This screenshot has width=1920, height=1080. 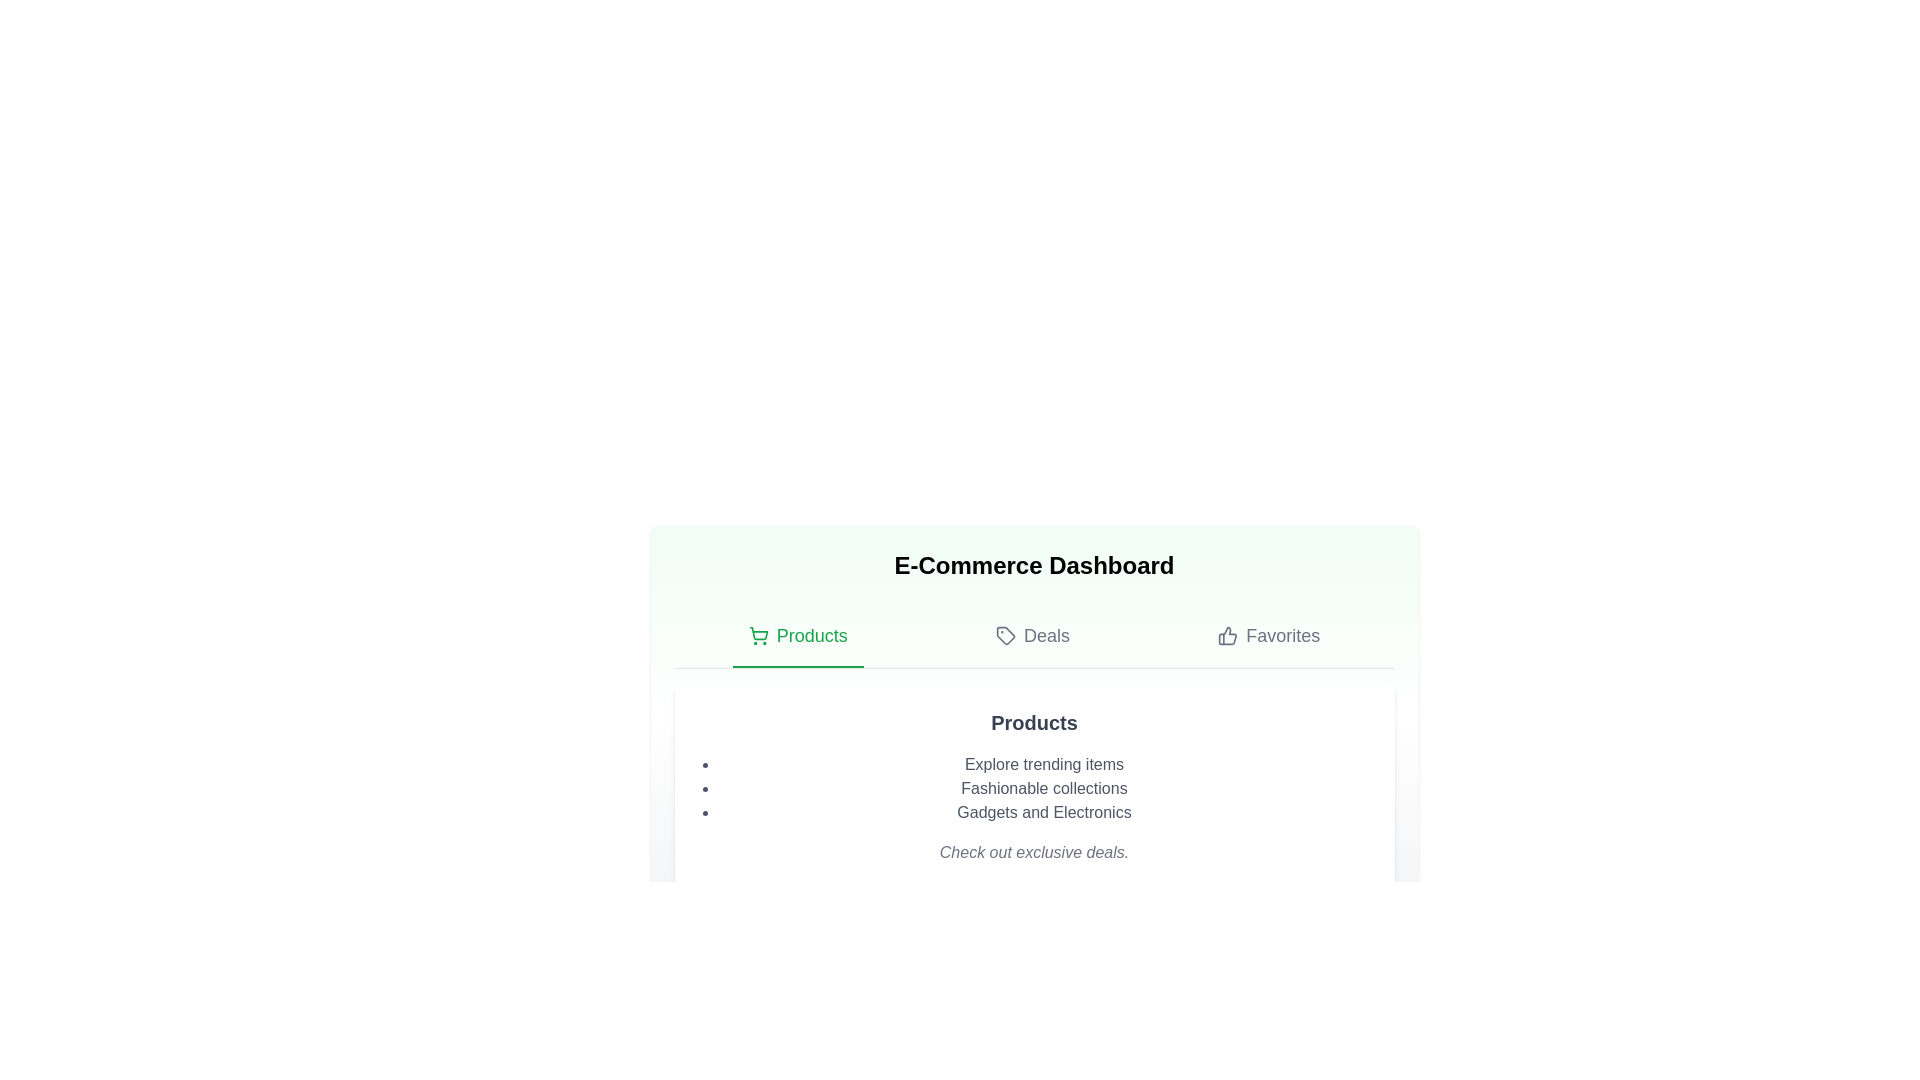 What do you see at coordinates (1032, 636) in the screenshot?
I see `the 'Deals' clickable navigation tab, which is a text element with a gray font color and medium font weight, located below the 'E-Commerce Dashboard' header` at bounding box center [1032, 636].